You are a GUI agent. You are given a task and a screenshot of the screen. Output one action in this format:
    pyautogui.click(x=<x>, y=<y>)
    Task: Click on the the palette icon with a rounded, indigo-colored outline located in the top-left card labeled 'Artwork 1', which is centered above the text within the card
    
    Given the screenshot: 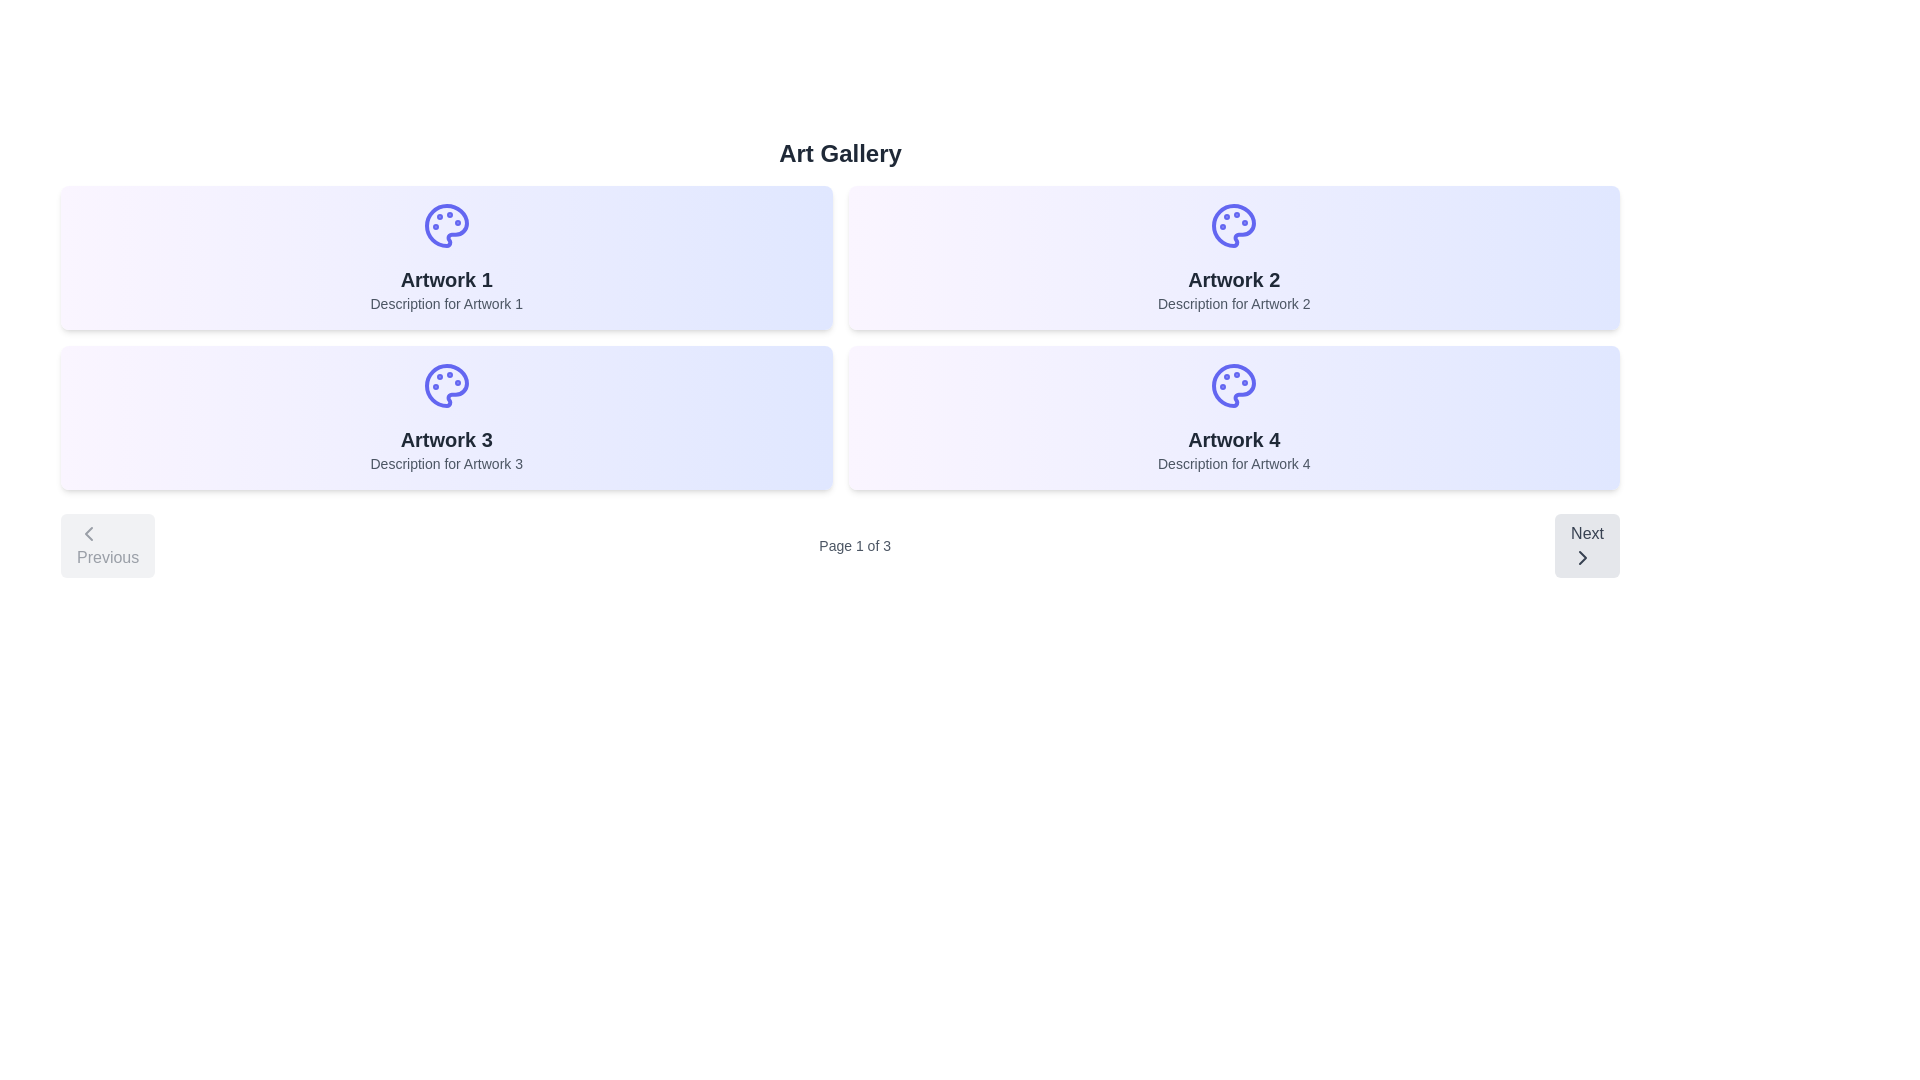 What is the action you would take?
    pyautogui.click(x=445, y=225)
    